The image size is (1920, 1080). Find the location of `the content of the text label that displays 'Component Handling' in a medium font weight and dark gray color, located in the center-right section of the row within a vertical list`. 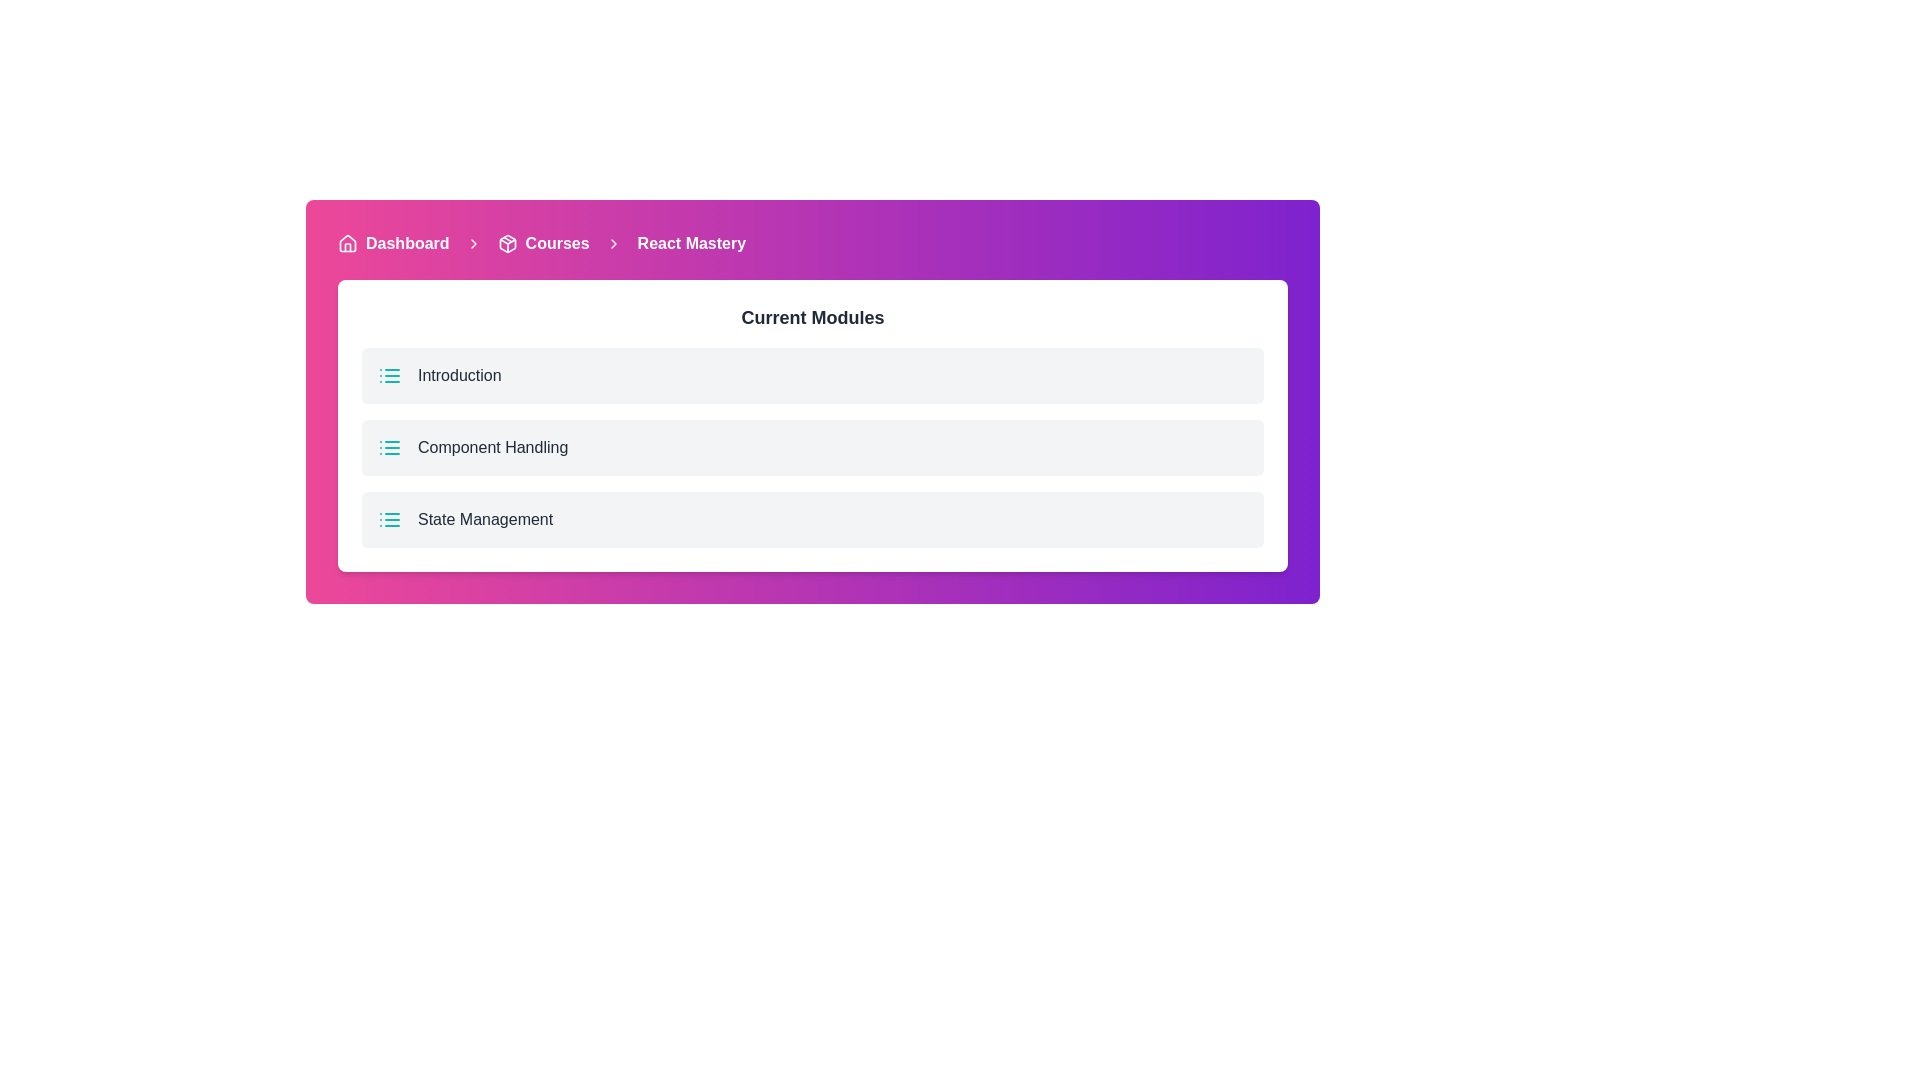

the content of the text label that displays 'Component Handling' in a medium font weight and dark gray color, located in the center-right section of the row within a vertical list is located at coordinates (493, 446).